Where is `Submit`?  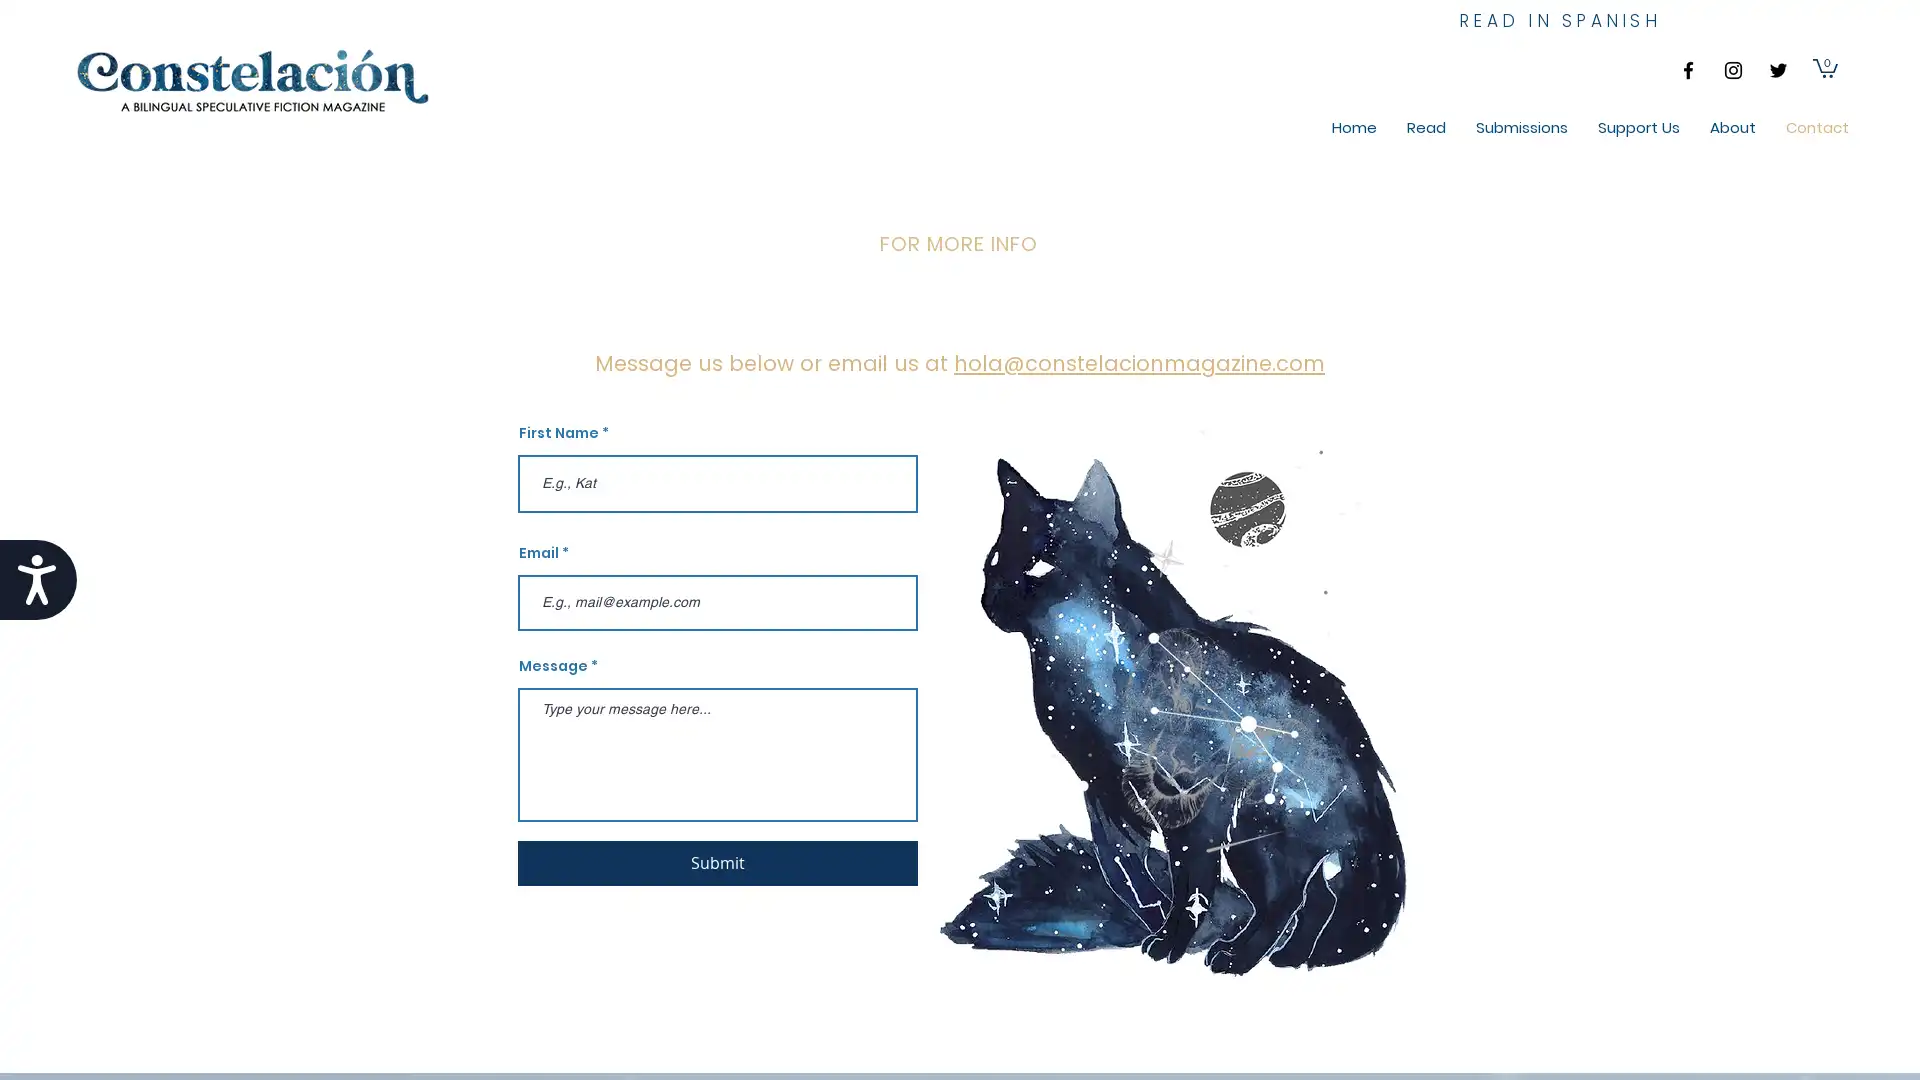
Submit is located at coordinates (718, 861).